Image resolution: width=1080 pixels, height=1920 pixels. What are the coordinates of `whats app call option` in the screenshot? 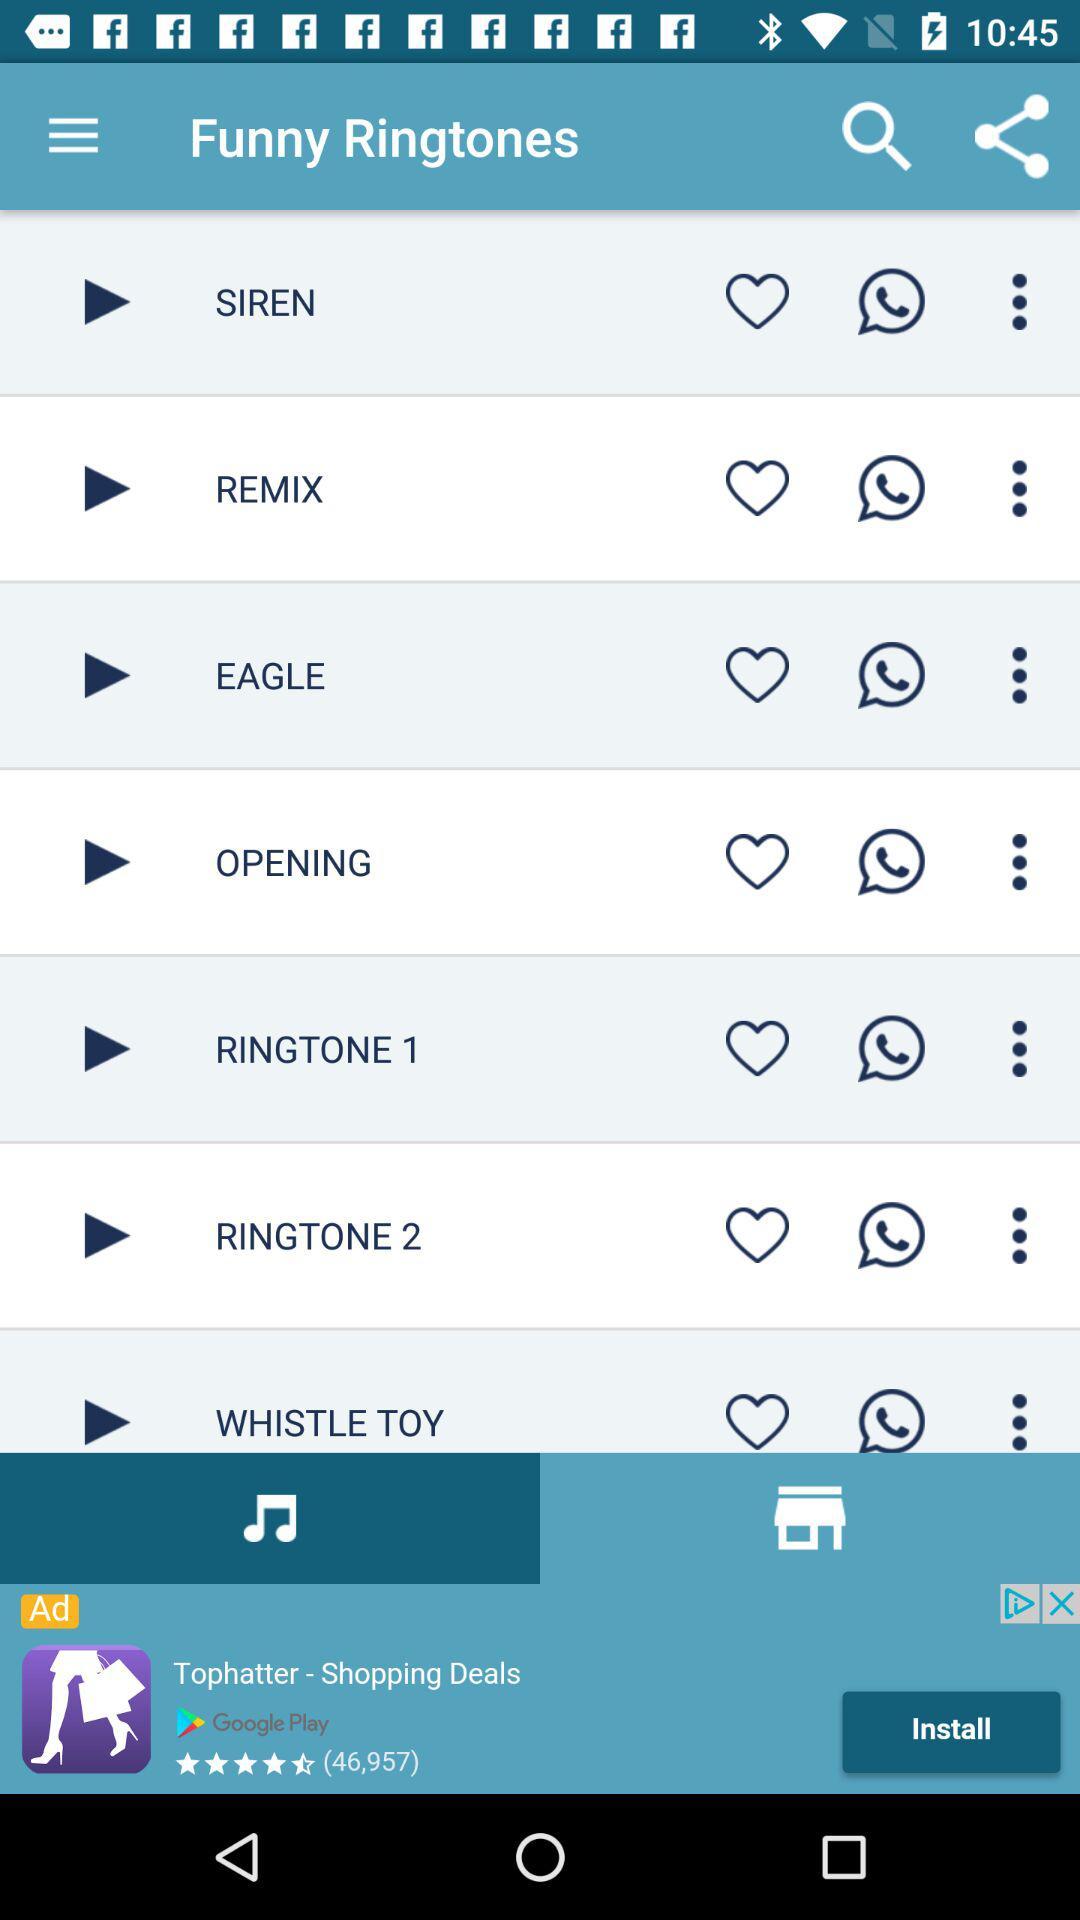 It's located at (890, 1047).